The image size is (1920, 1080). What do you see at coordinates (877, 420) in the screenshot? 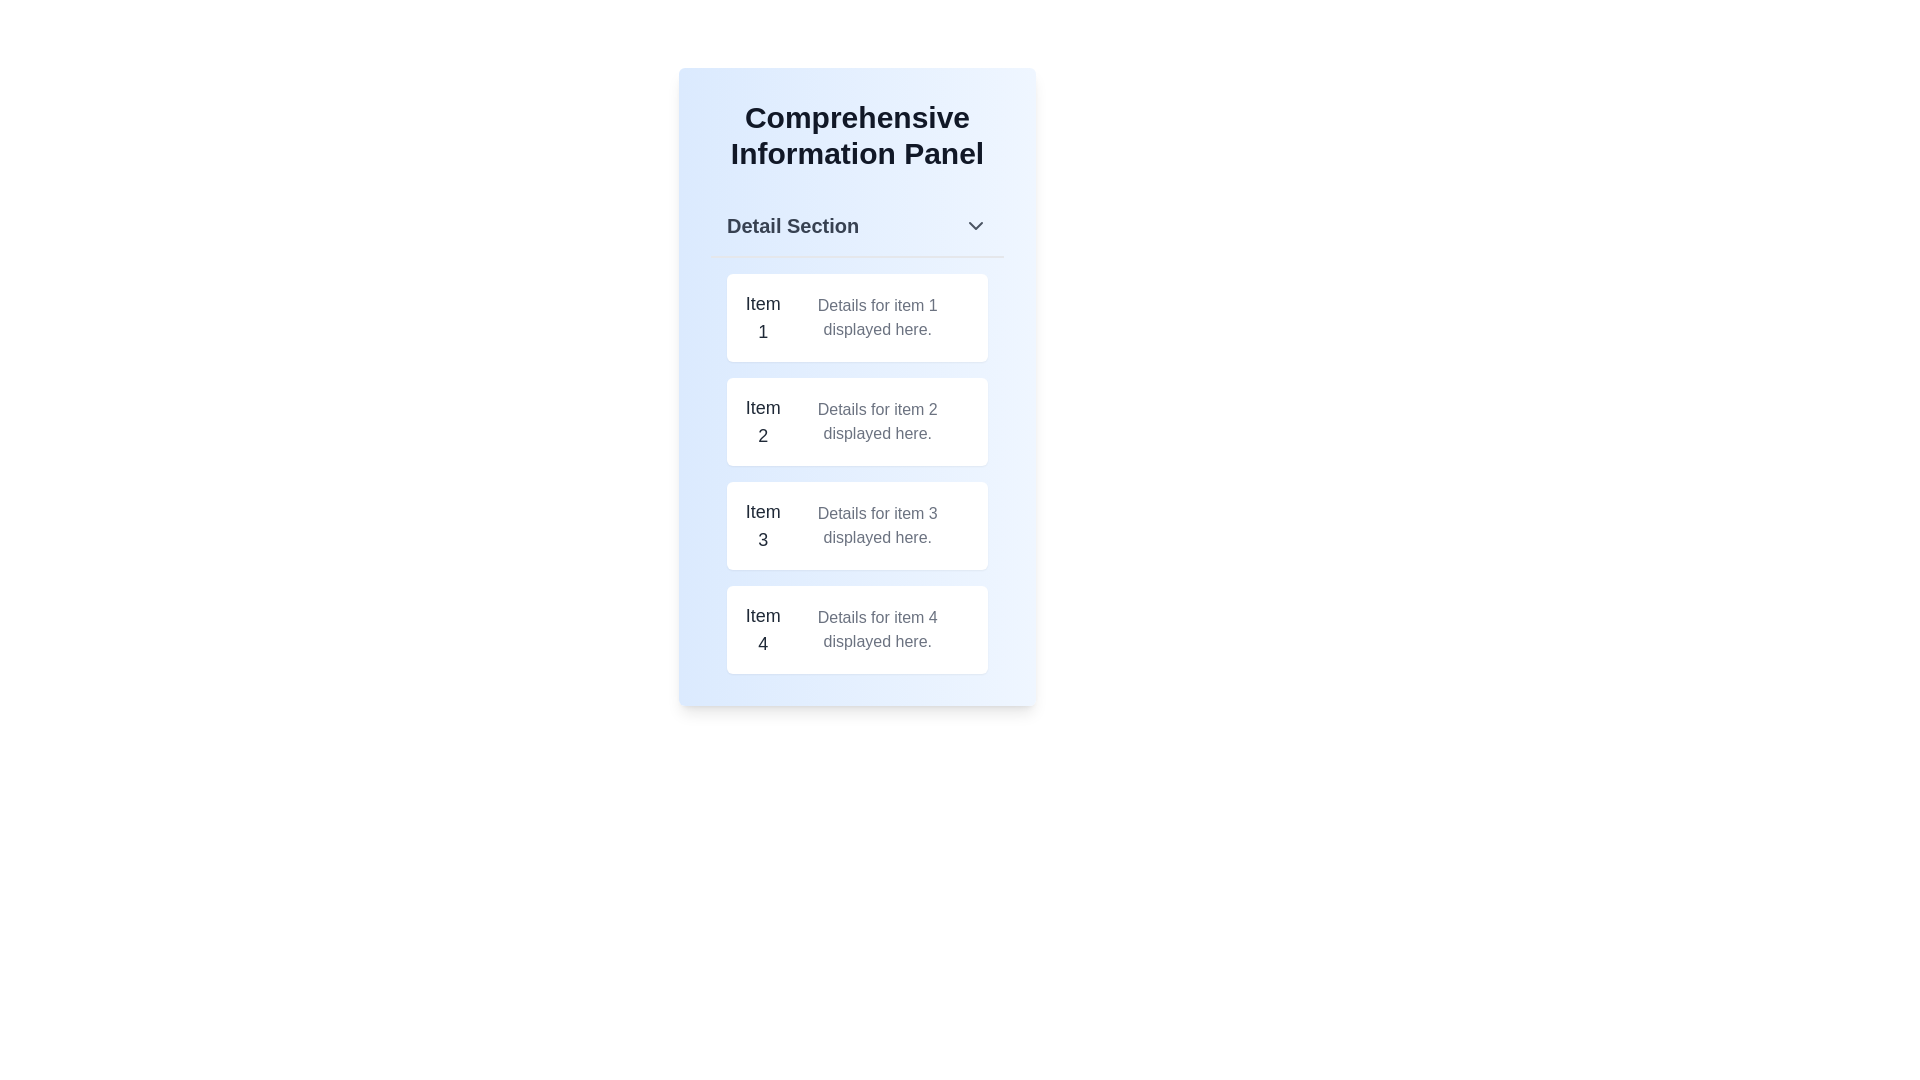
I see `the static text display reading 'Details for item 2 displayed here', which is located below the title 'Item 2' in the second box of the 'Detail Section'` at bounding box center [877, 420].